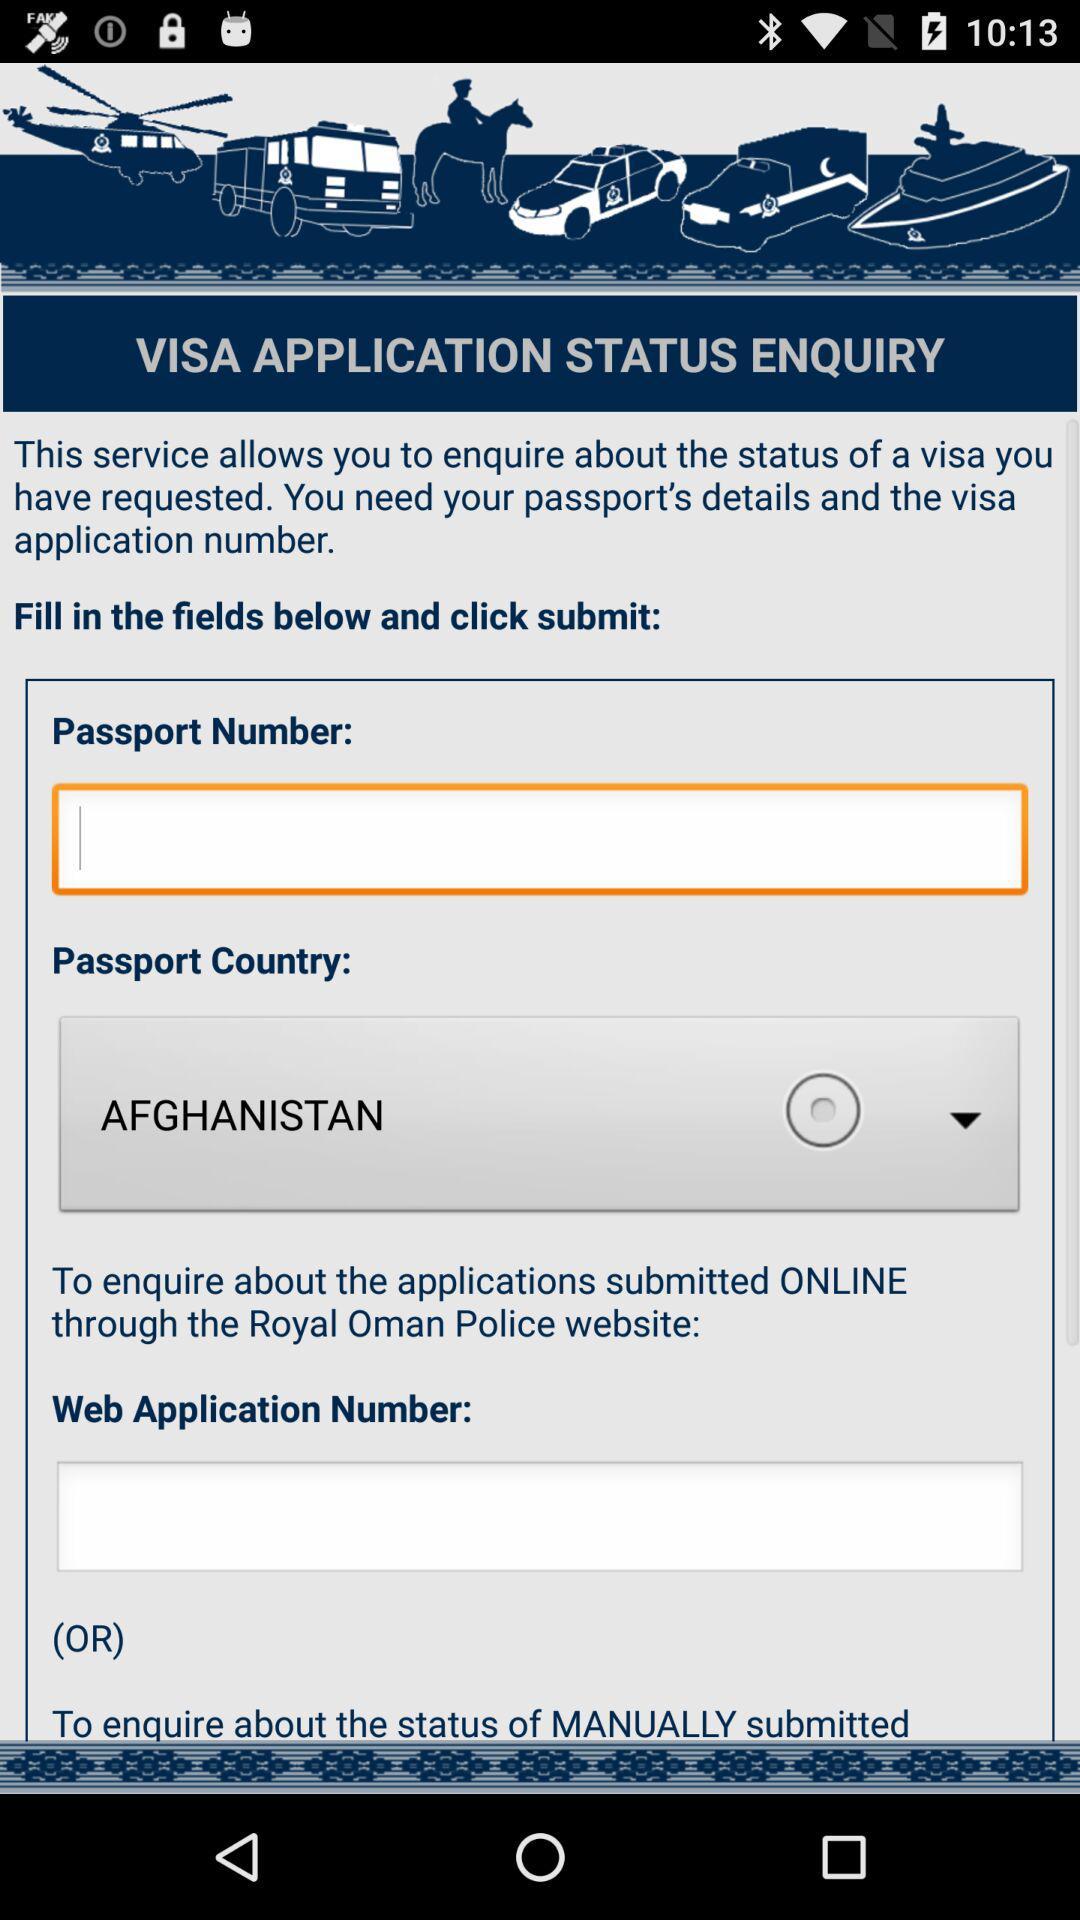  I want to click on the text field below passport number, so click(540, 844).